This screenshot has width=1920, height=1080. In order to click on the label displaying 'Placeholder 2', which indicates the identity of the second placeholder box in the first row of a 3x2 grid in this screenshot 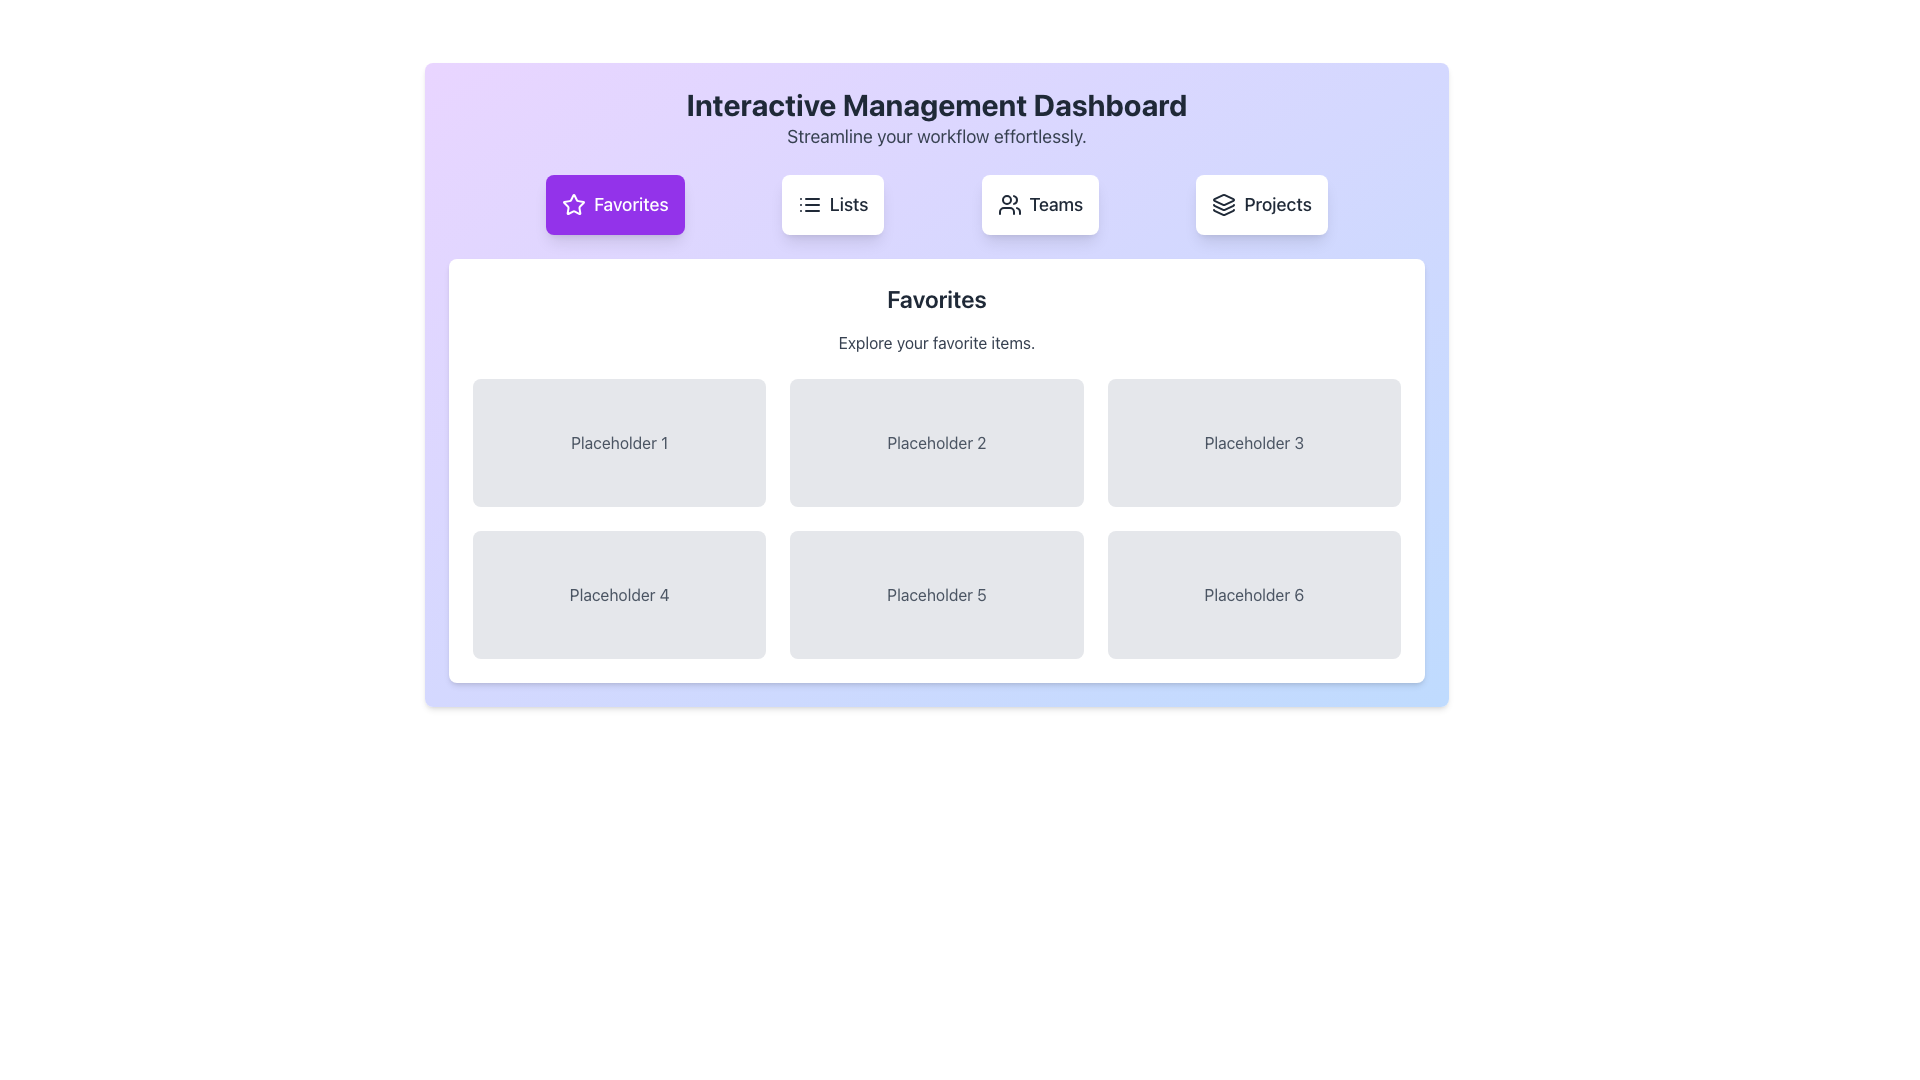, I will do `click(935, 442)`.